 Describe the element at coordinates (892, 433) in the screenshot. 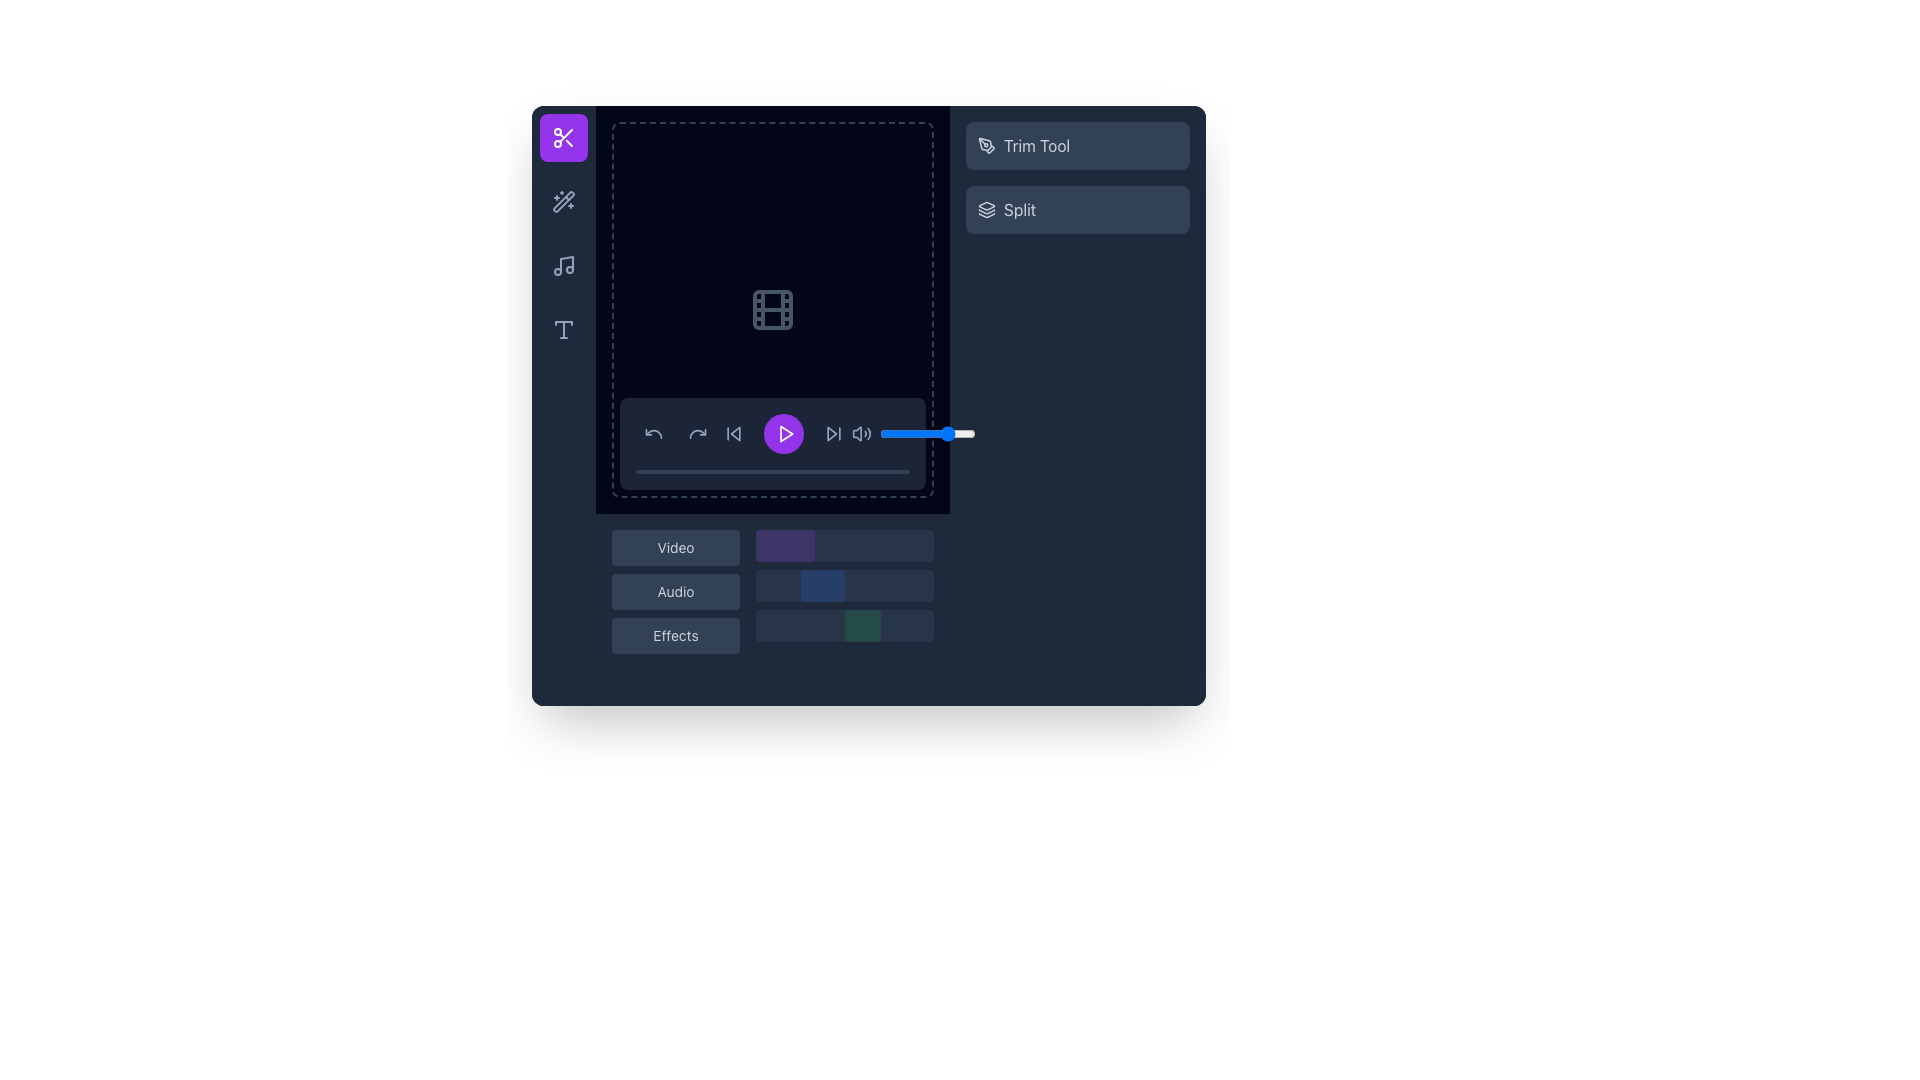

I see `the slider value` at that location.